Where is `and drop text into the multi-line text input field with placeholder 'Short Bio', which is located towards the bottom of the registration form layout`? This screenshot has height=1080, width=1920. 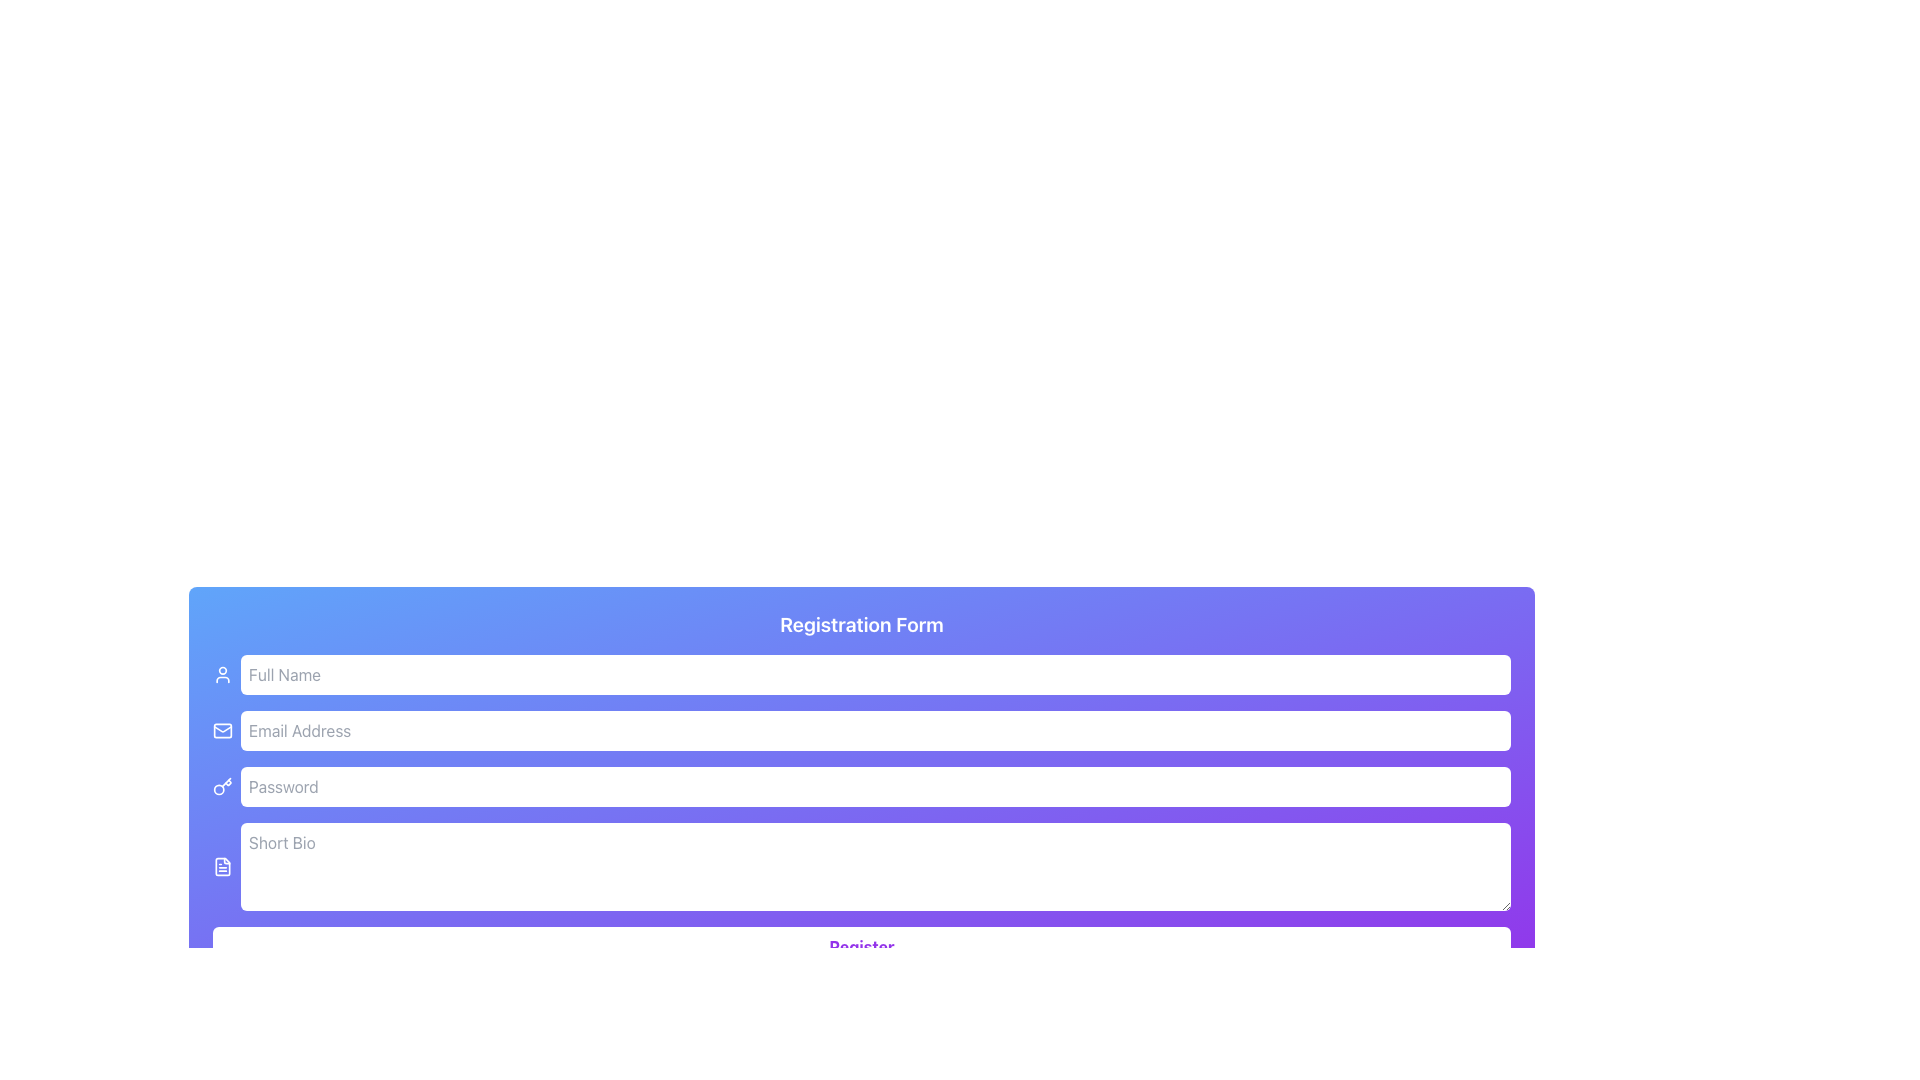 and drop text into the multi-line text input field with placeholder 'Short Bio', which is located towards the bottom of the registration form layout is located at coordinates (875, 866).